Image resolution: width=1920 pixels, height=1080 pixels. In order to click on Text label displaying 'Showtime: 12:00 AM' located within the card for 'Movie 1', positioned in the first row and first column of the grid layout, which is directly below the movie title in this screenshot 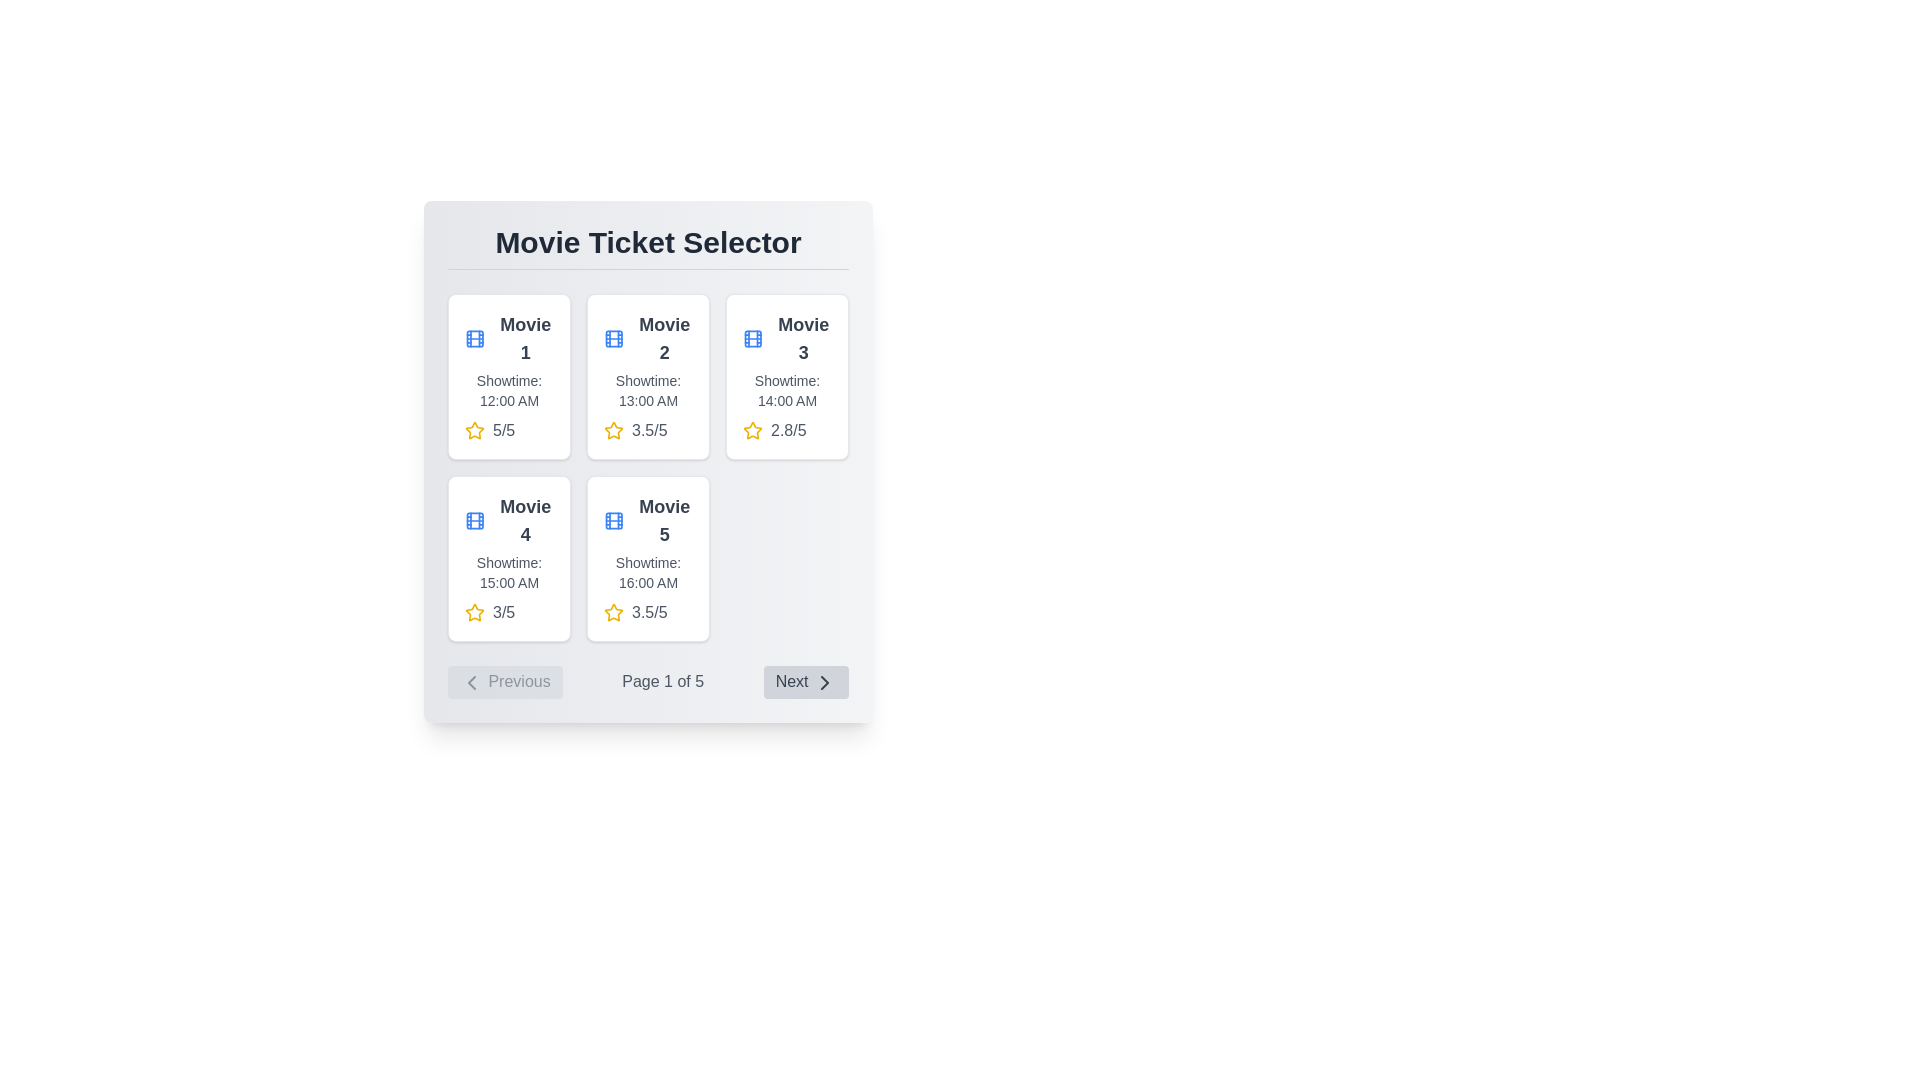, I will do `click(509, 390)`.